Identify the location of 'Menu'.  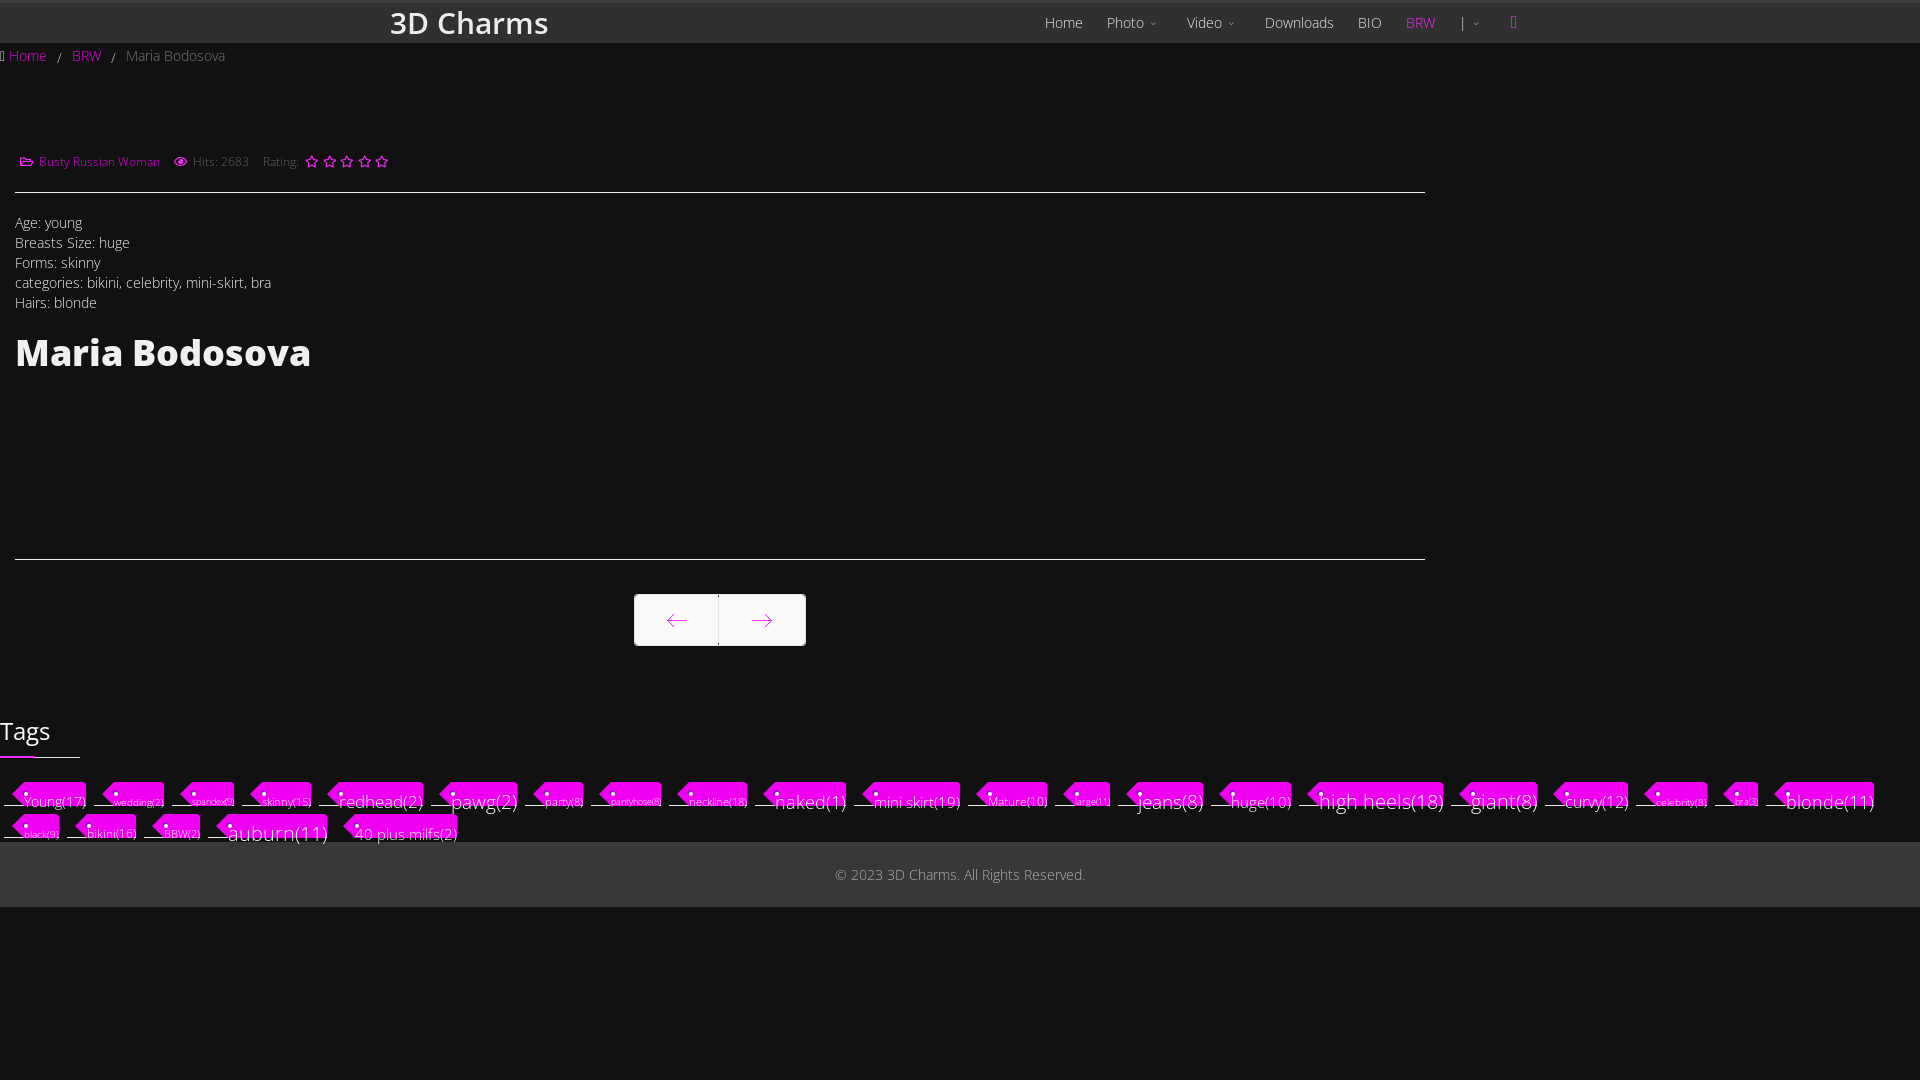
(1513, 22).